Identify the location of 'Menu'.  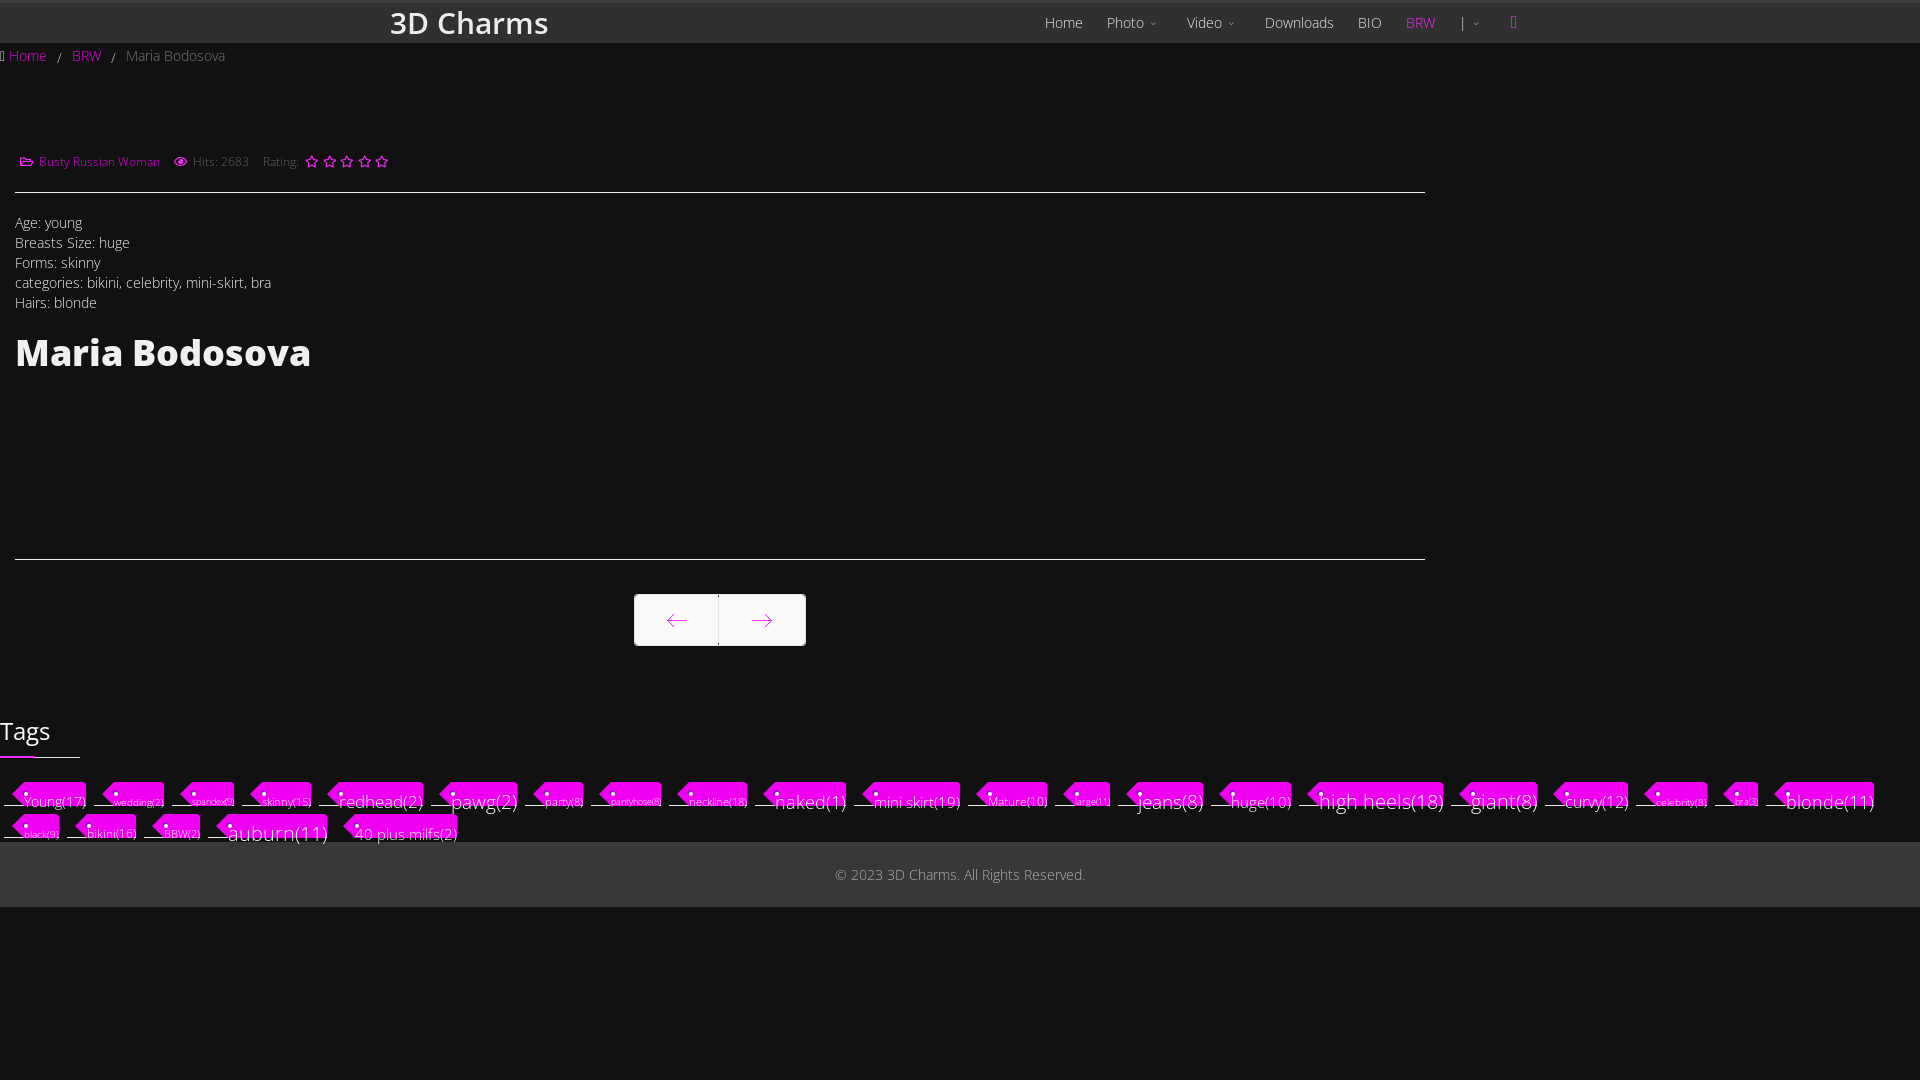
(1513, 22).